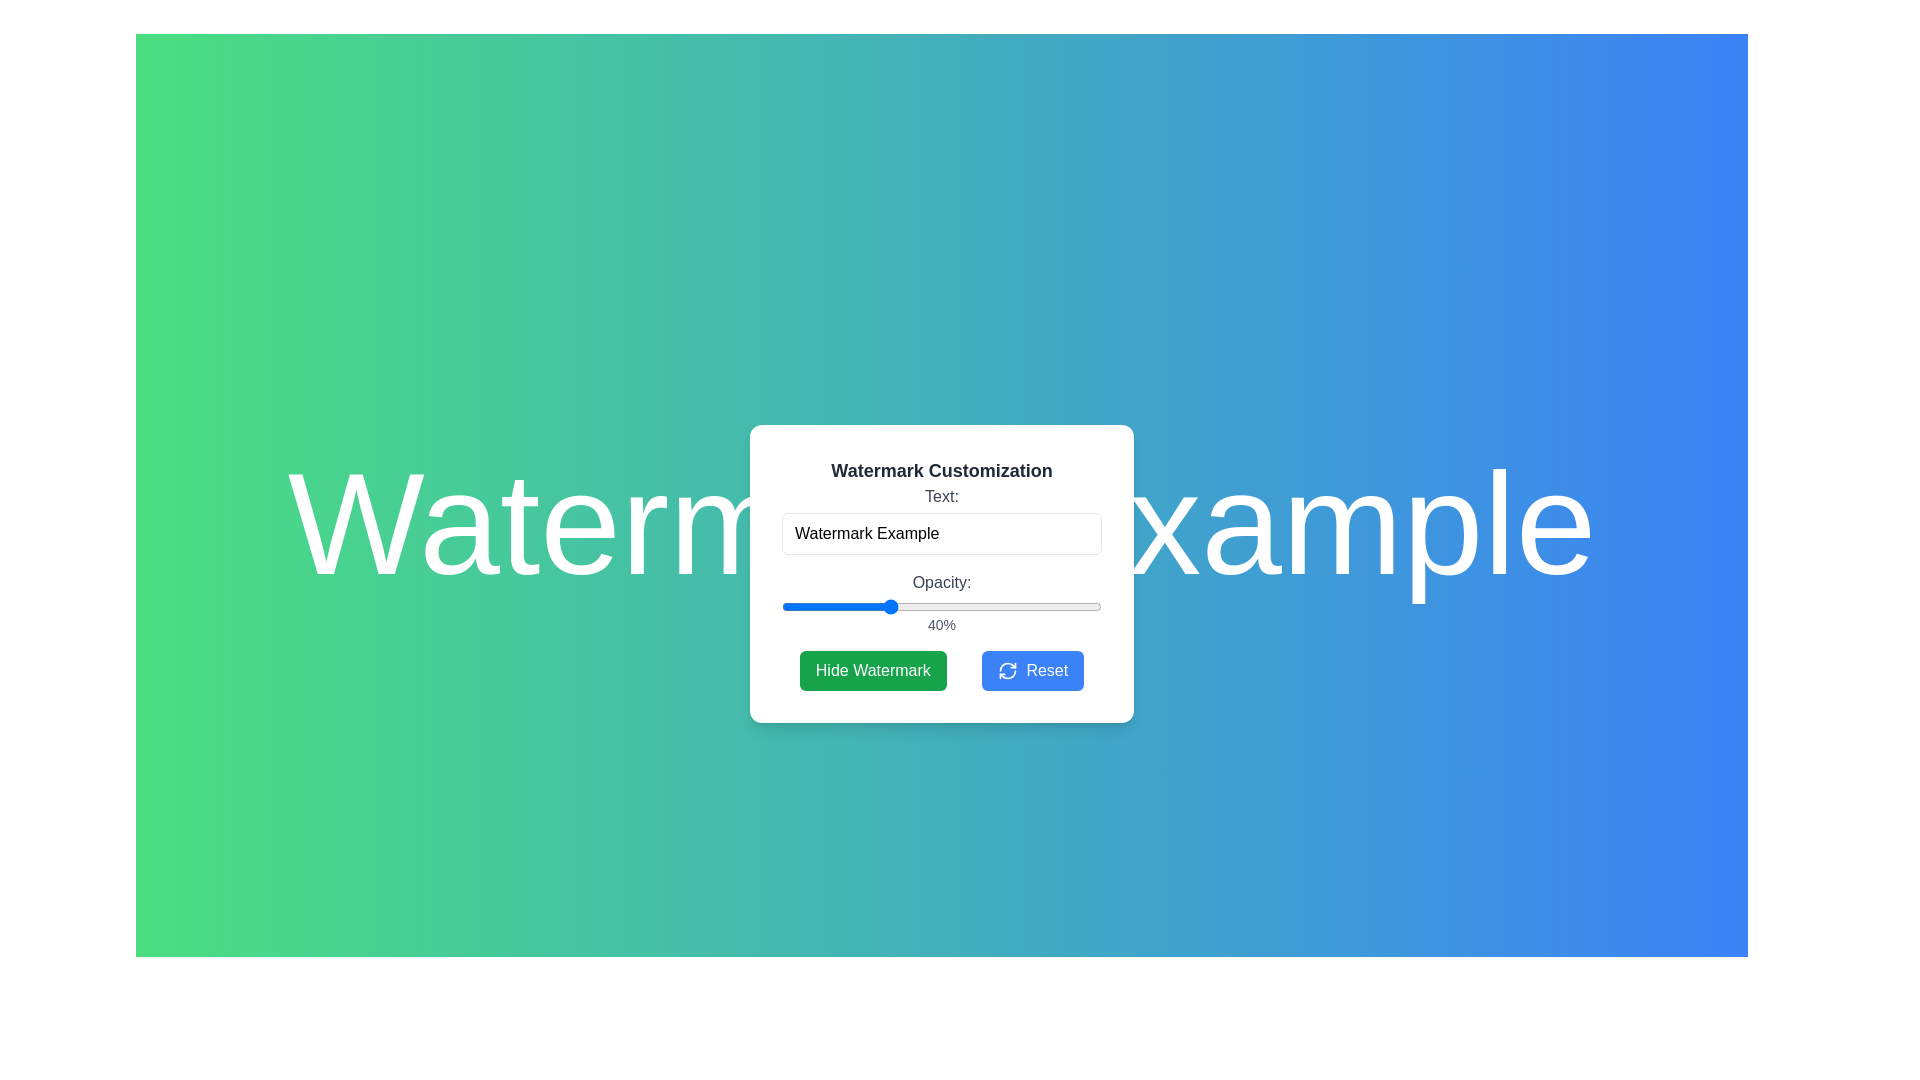 This screenshot has width=1920, height=1080. I want to click on opacity, so click(1097, 605).